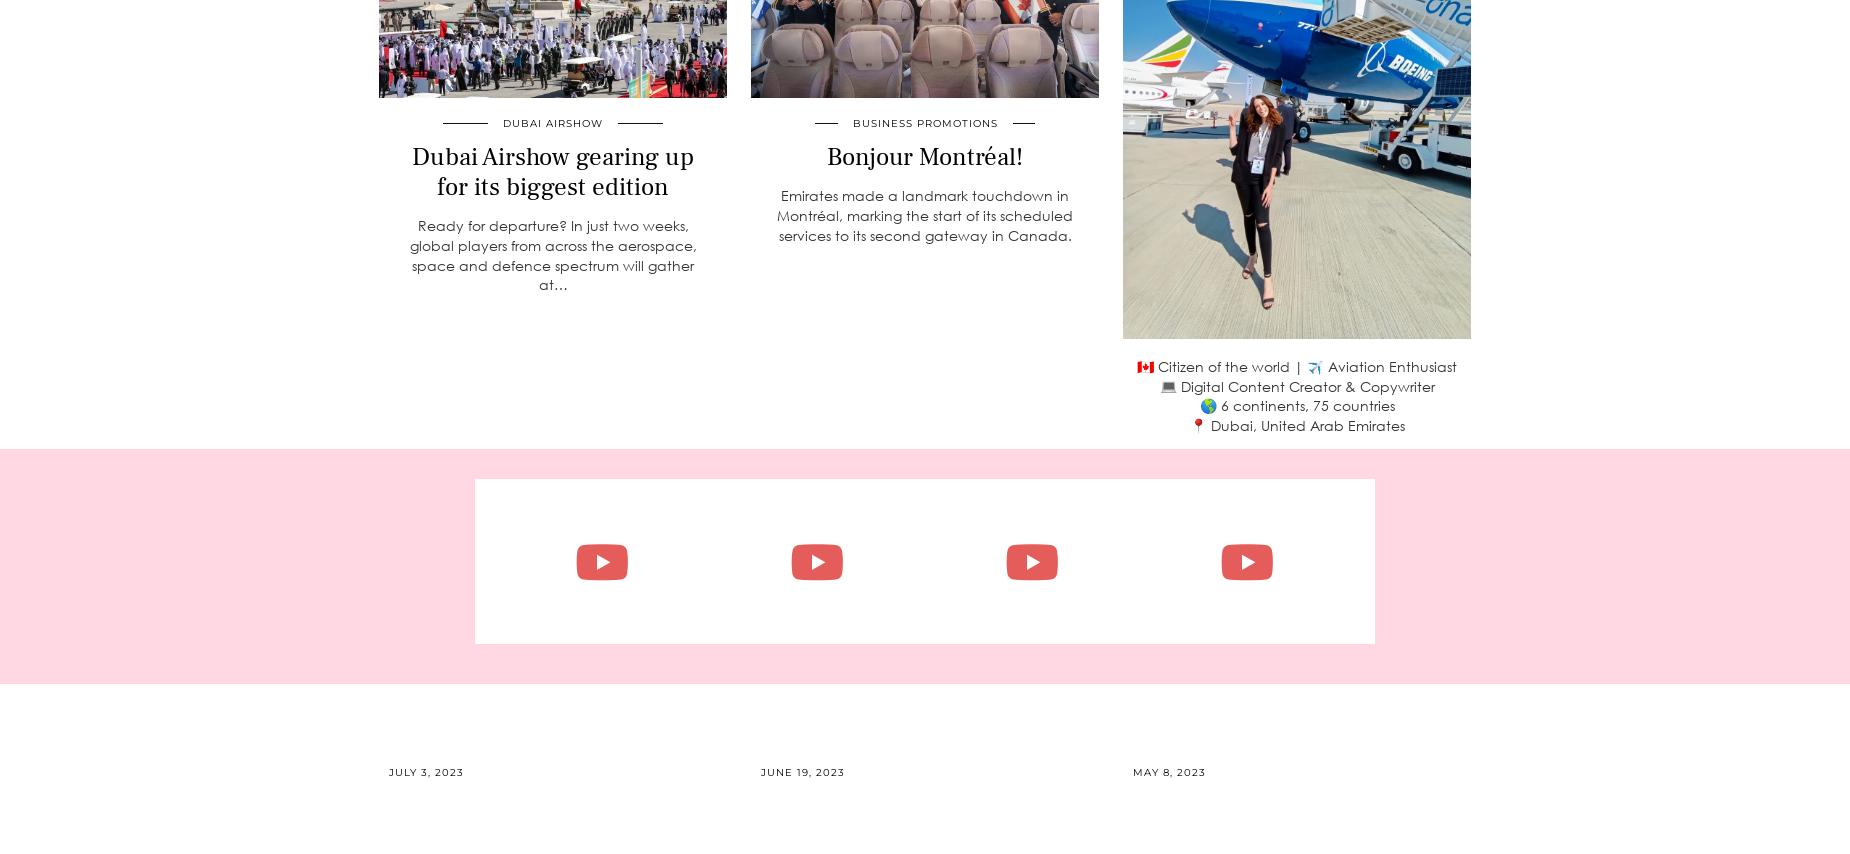 The image size is (1850, 854). I want to click on 'Ready for departure? In just two weeks, global players from across the aerospace, space and defence spectrum will gather at…', so click(552, 252).